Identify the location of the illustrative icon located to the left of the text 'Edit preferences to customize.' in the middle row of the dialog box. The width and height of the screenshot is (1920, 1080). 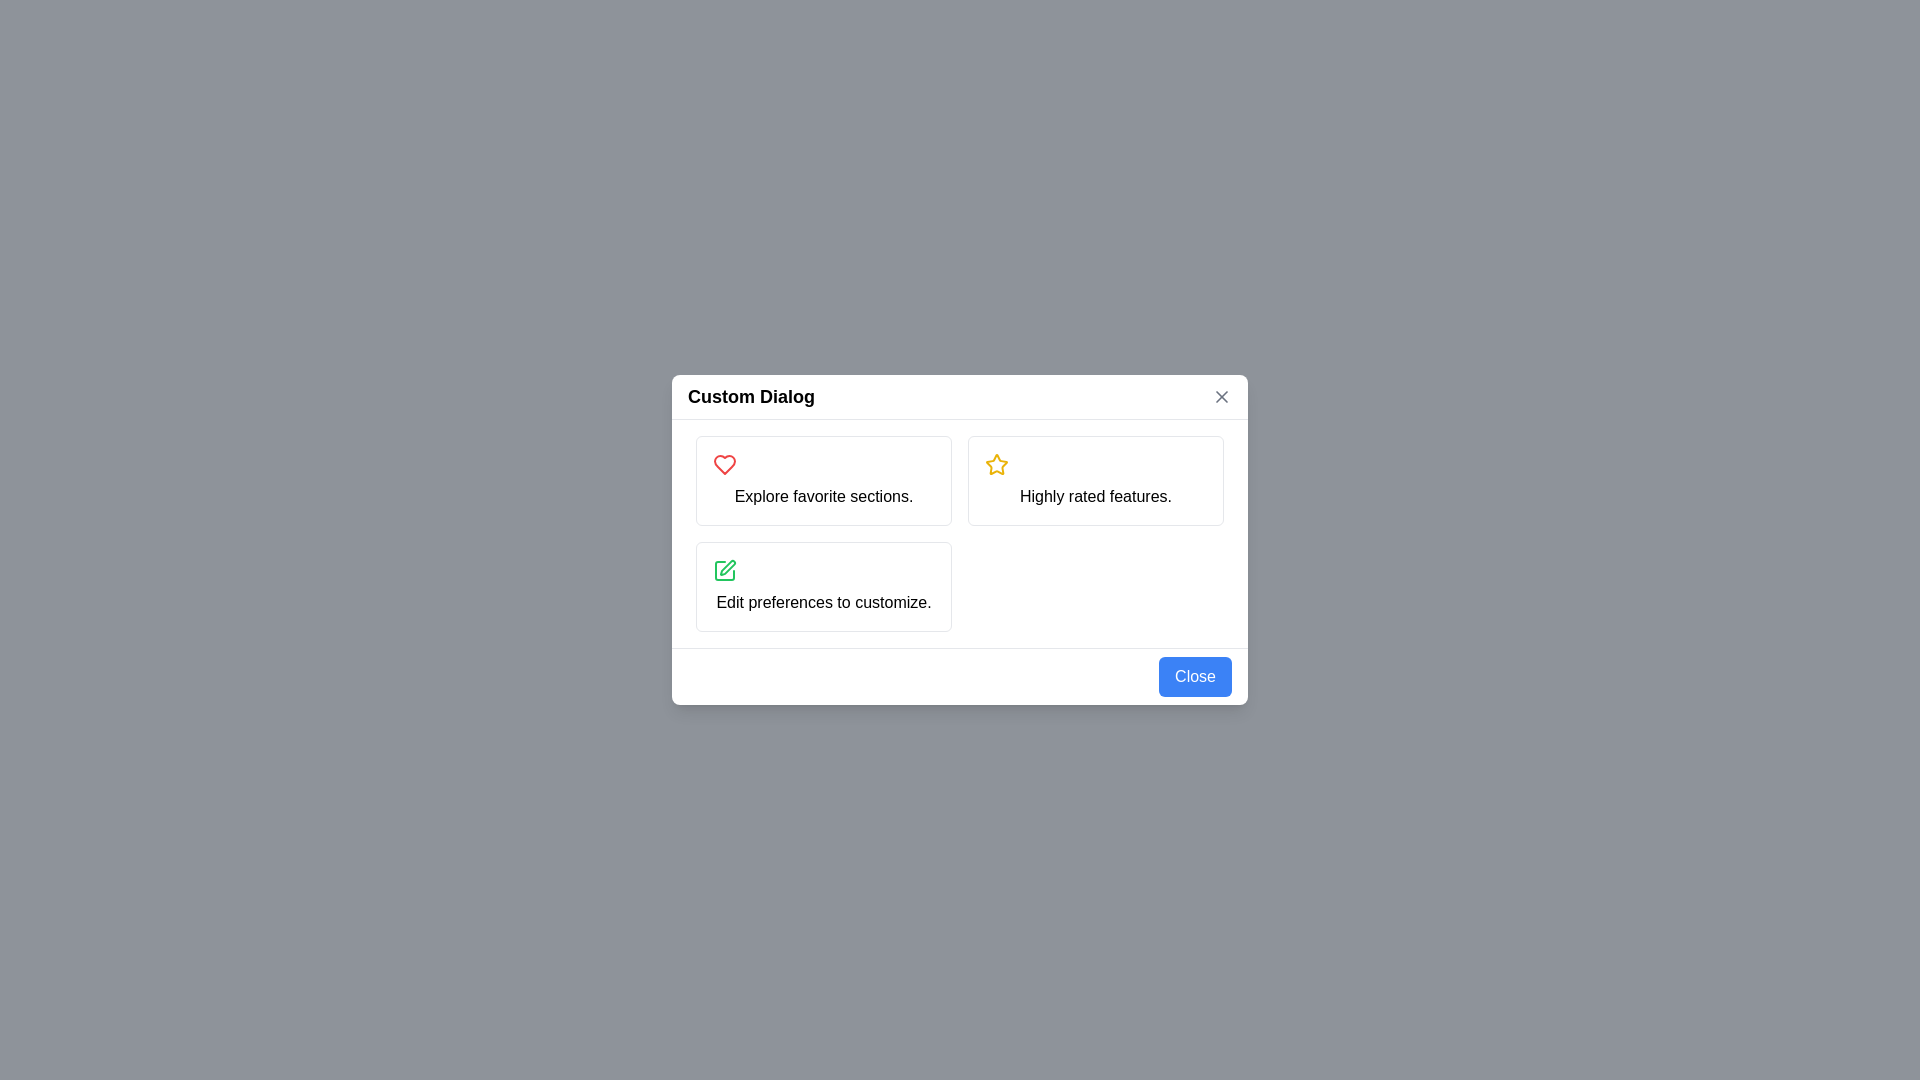
(723, 570).